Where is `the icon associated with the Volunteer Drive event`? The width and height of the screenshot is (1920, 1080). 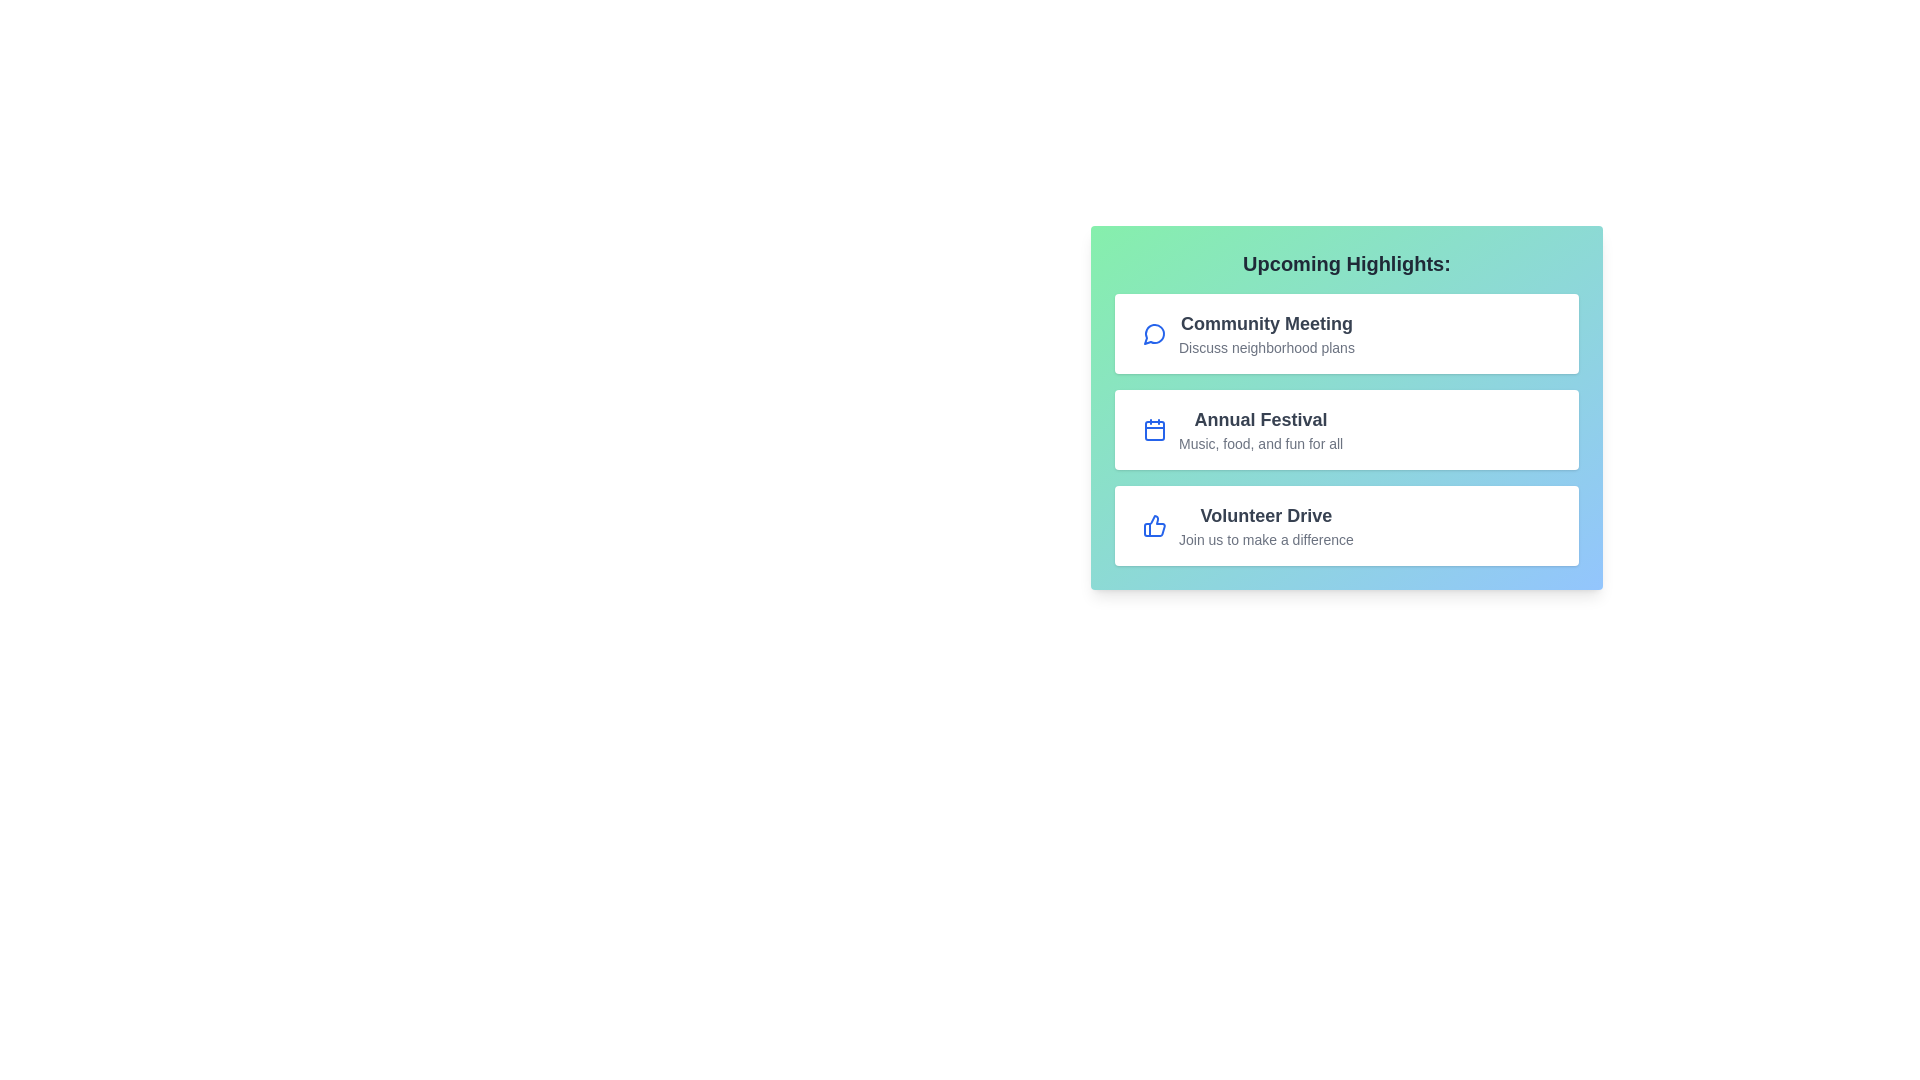
the icon associated with the Volunteer Drive event is located at coordinates (1155, 524).